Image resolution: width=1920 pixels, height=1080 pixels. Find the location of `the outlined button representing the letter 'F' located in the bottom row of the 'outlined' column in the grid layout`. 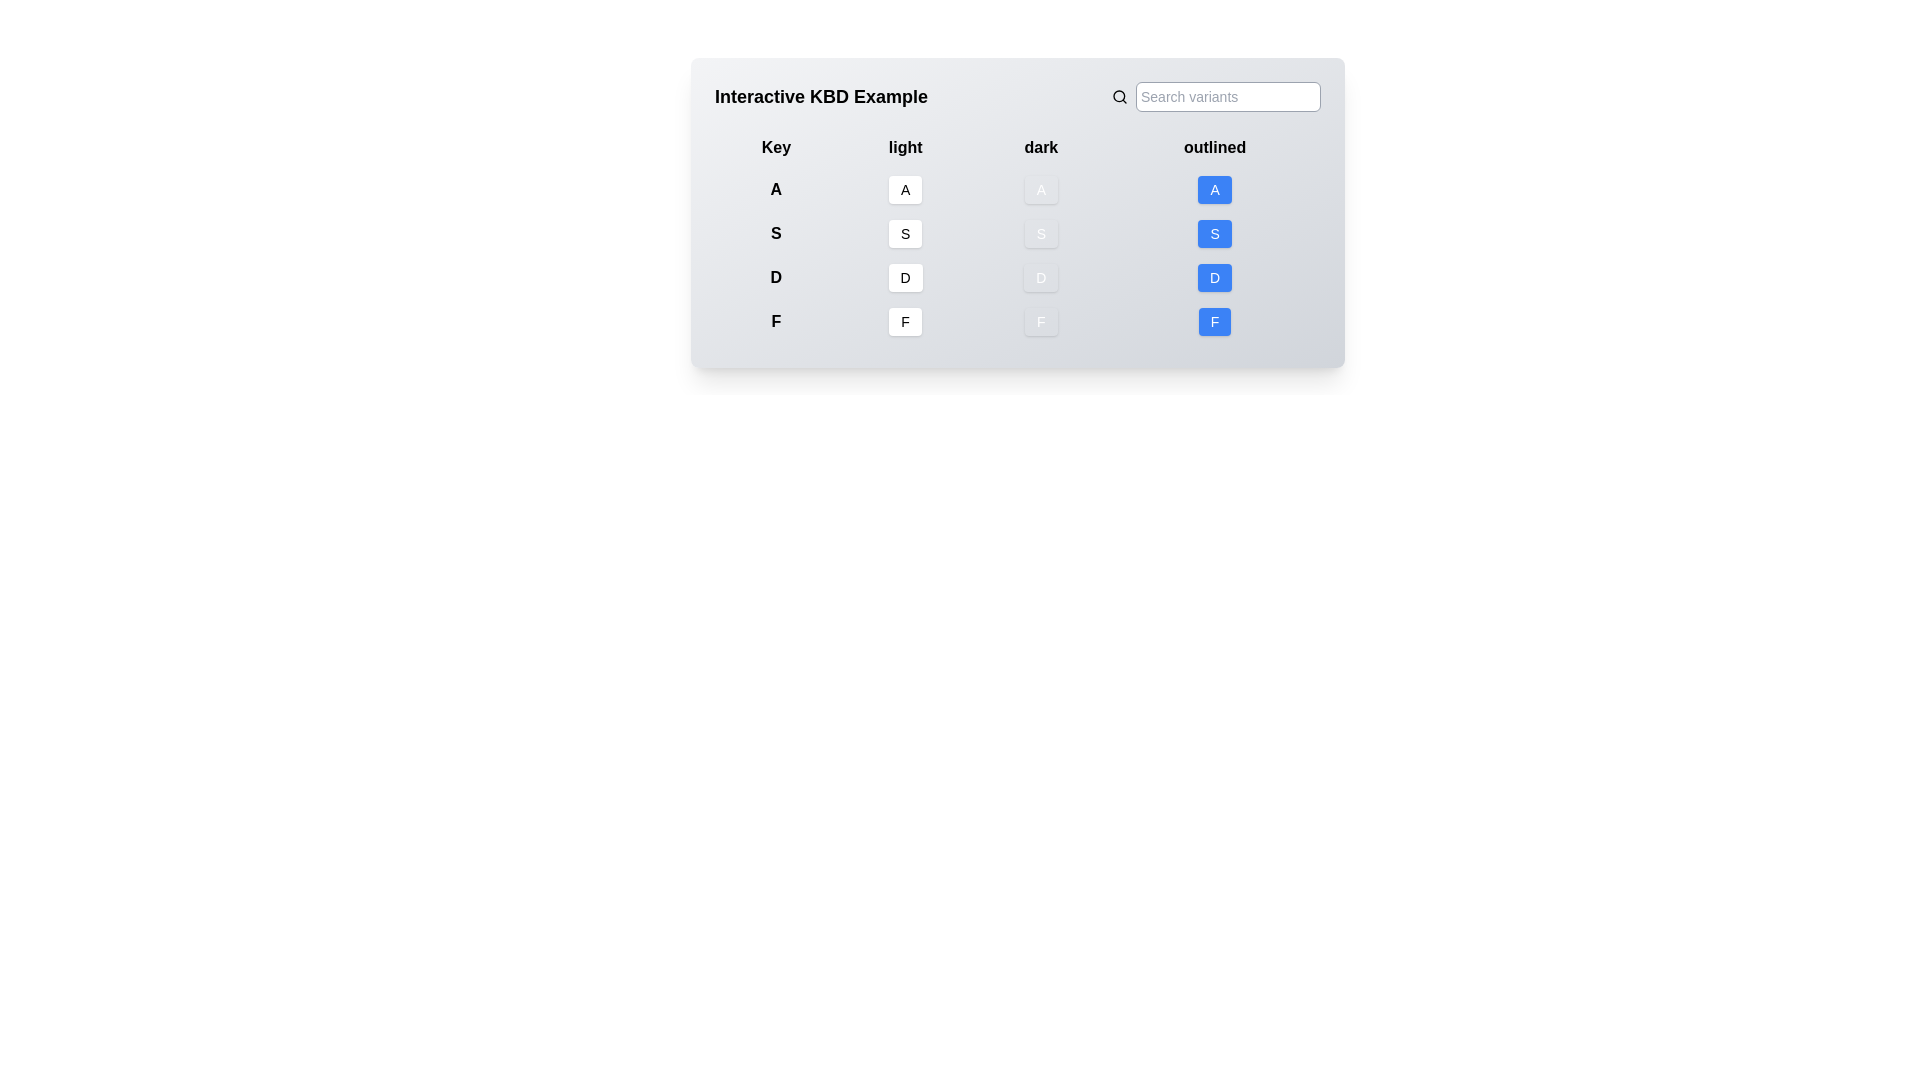

the outlined button representing the letter 'F' located in the bottom row of the 'outlined' column in the grid layout is located at coordinates (1214, 320).